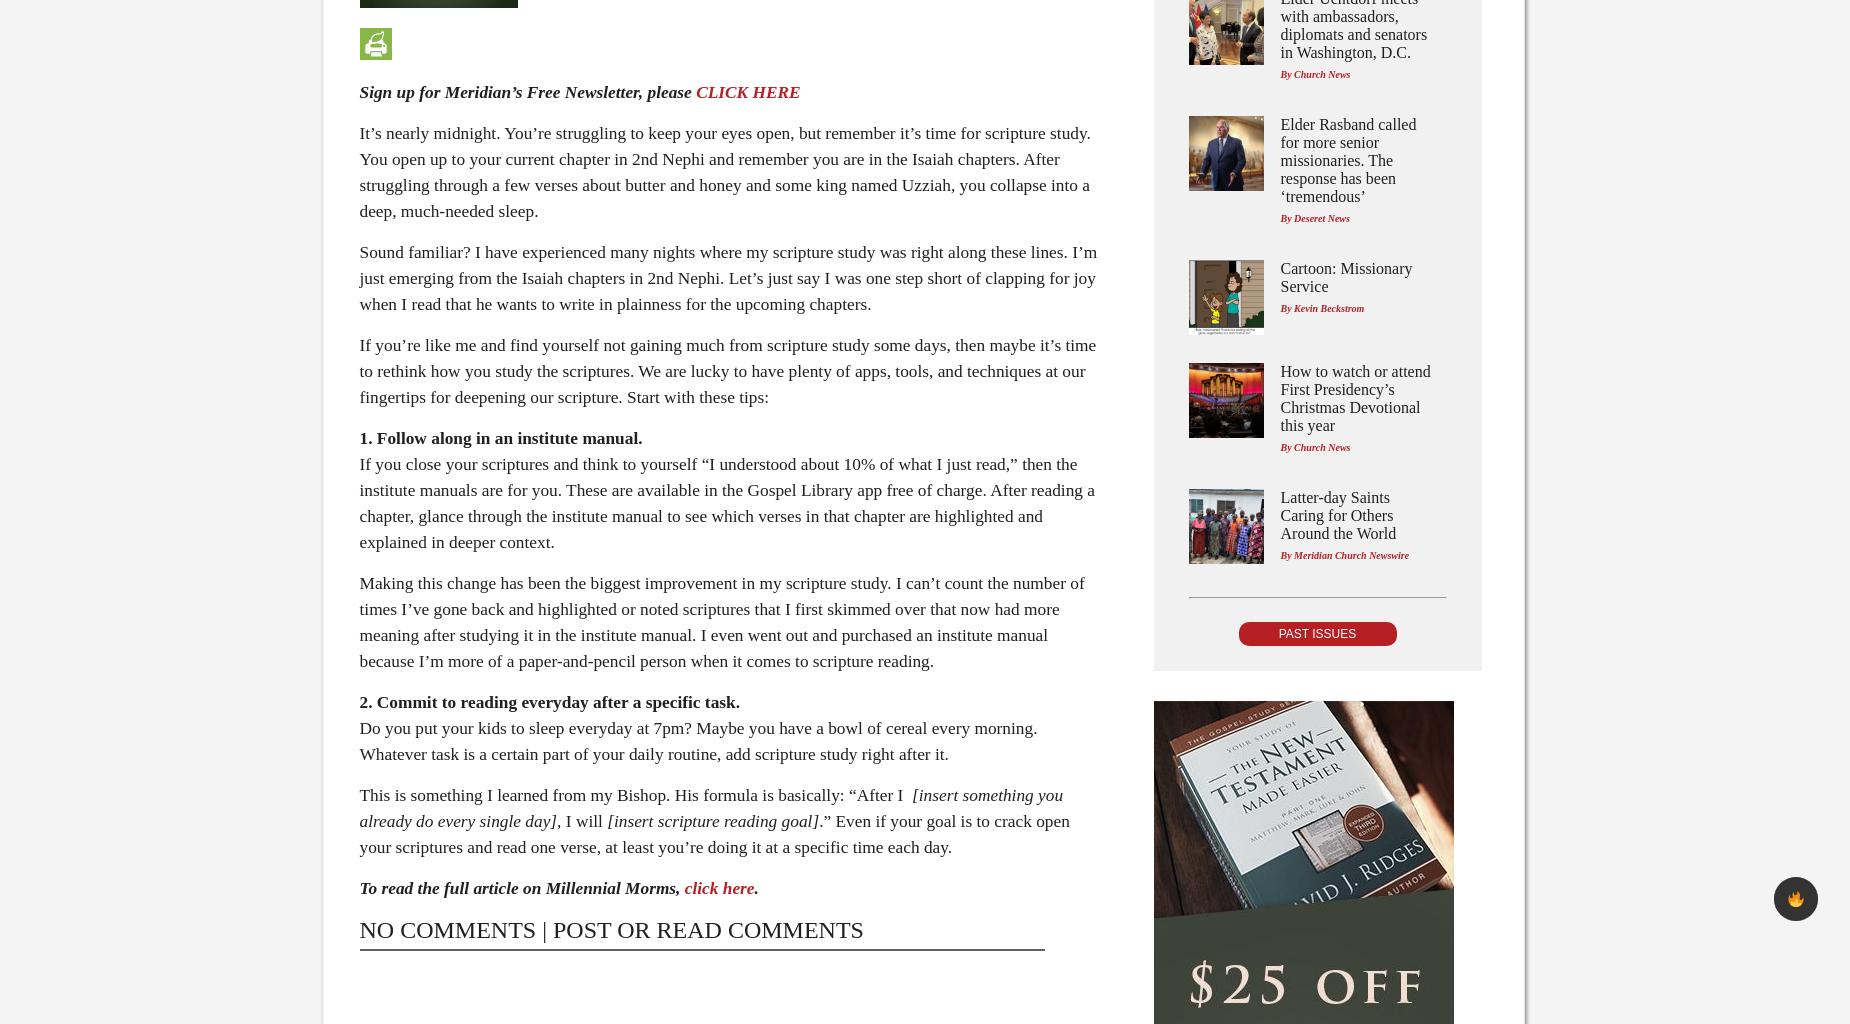 The image size is (1850, 1024). I want to click on 'click here', so click(718, 888).